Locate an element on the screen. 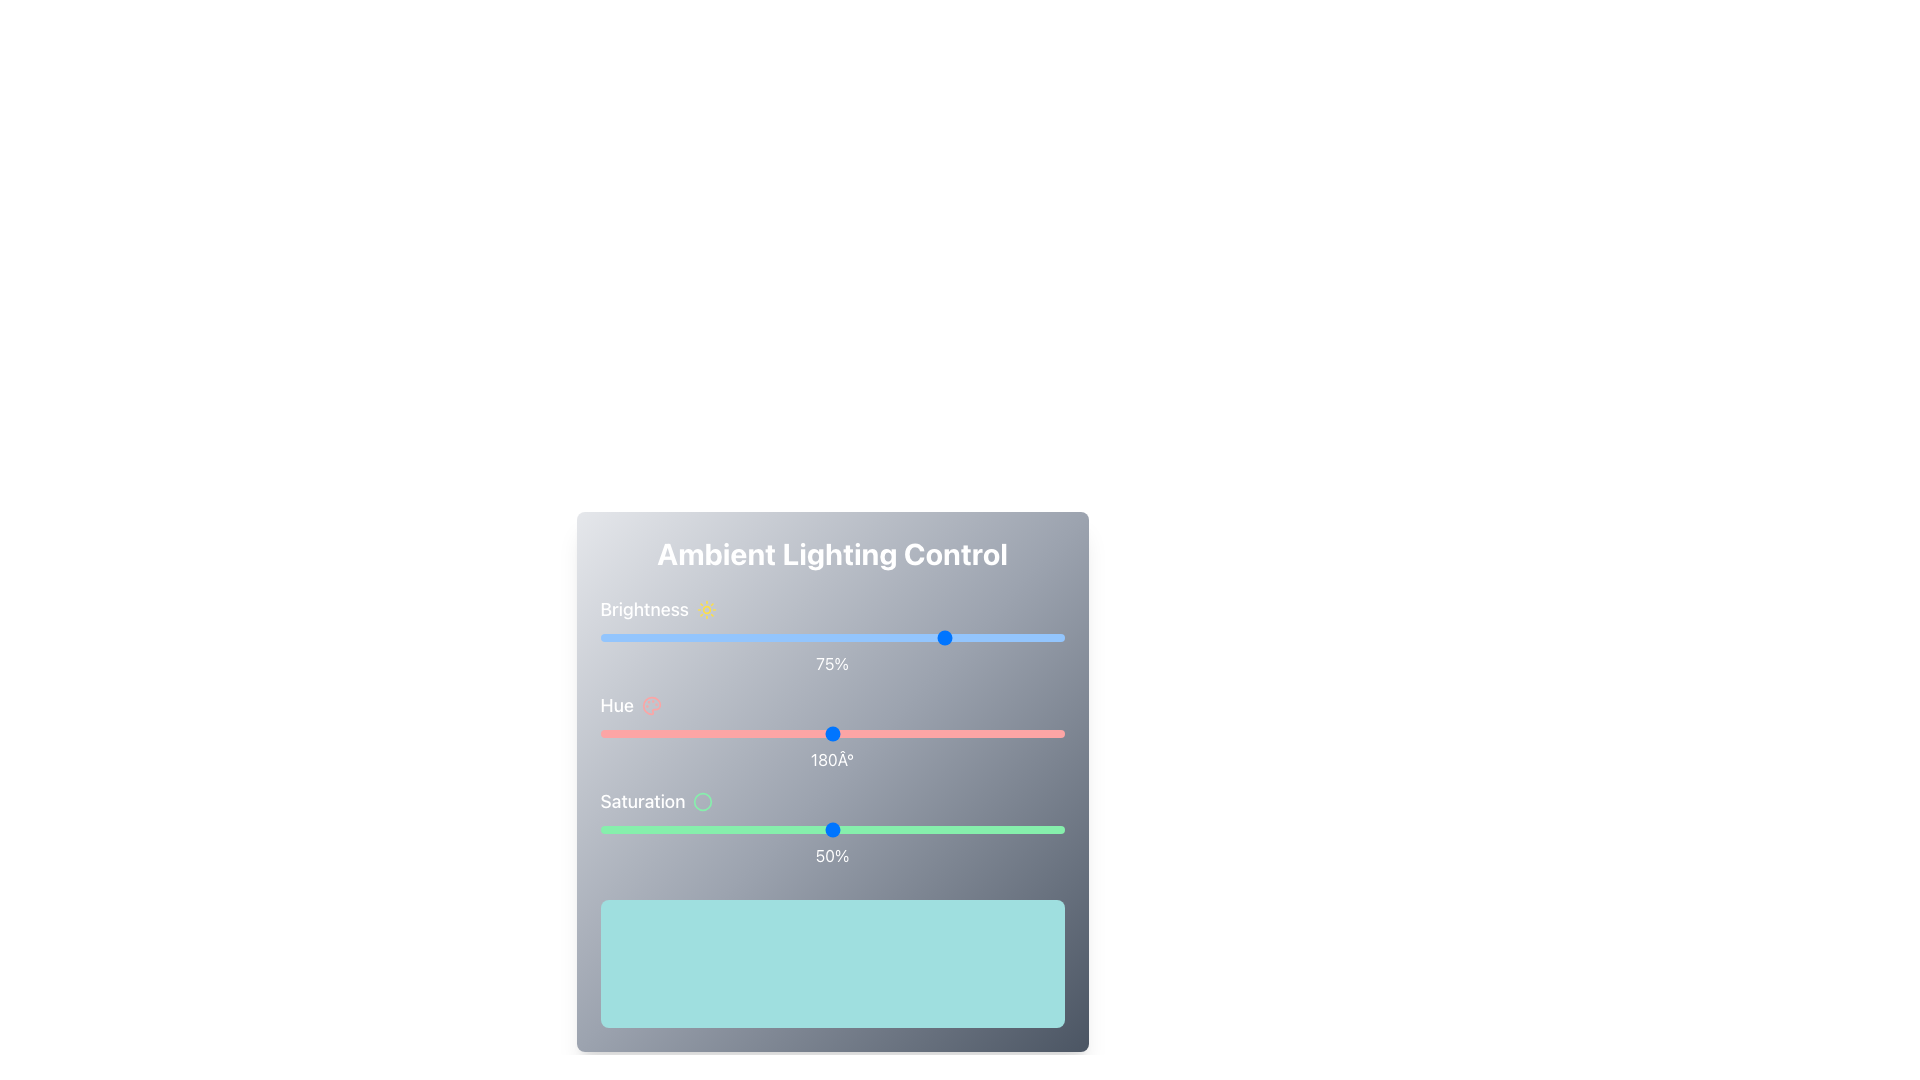 This screenshot has width=1920, height=1080. brightness is located at coordinates (716, 637).